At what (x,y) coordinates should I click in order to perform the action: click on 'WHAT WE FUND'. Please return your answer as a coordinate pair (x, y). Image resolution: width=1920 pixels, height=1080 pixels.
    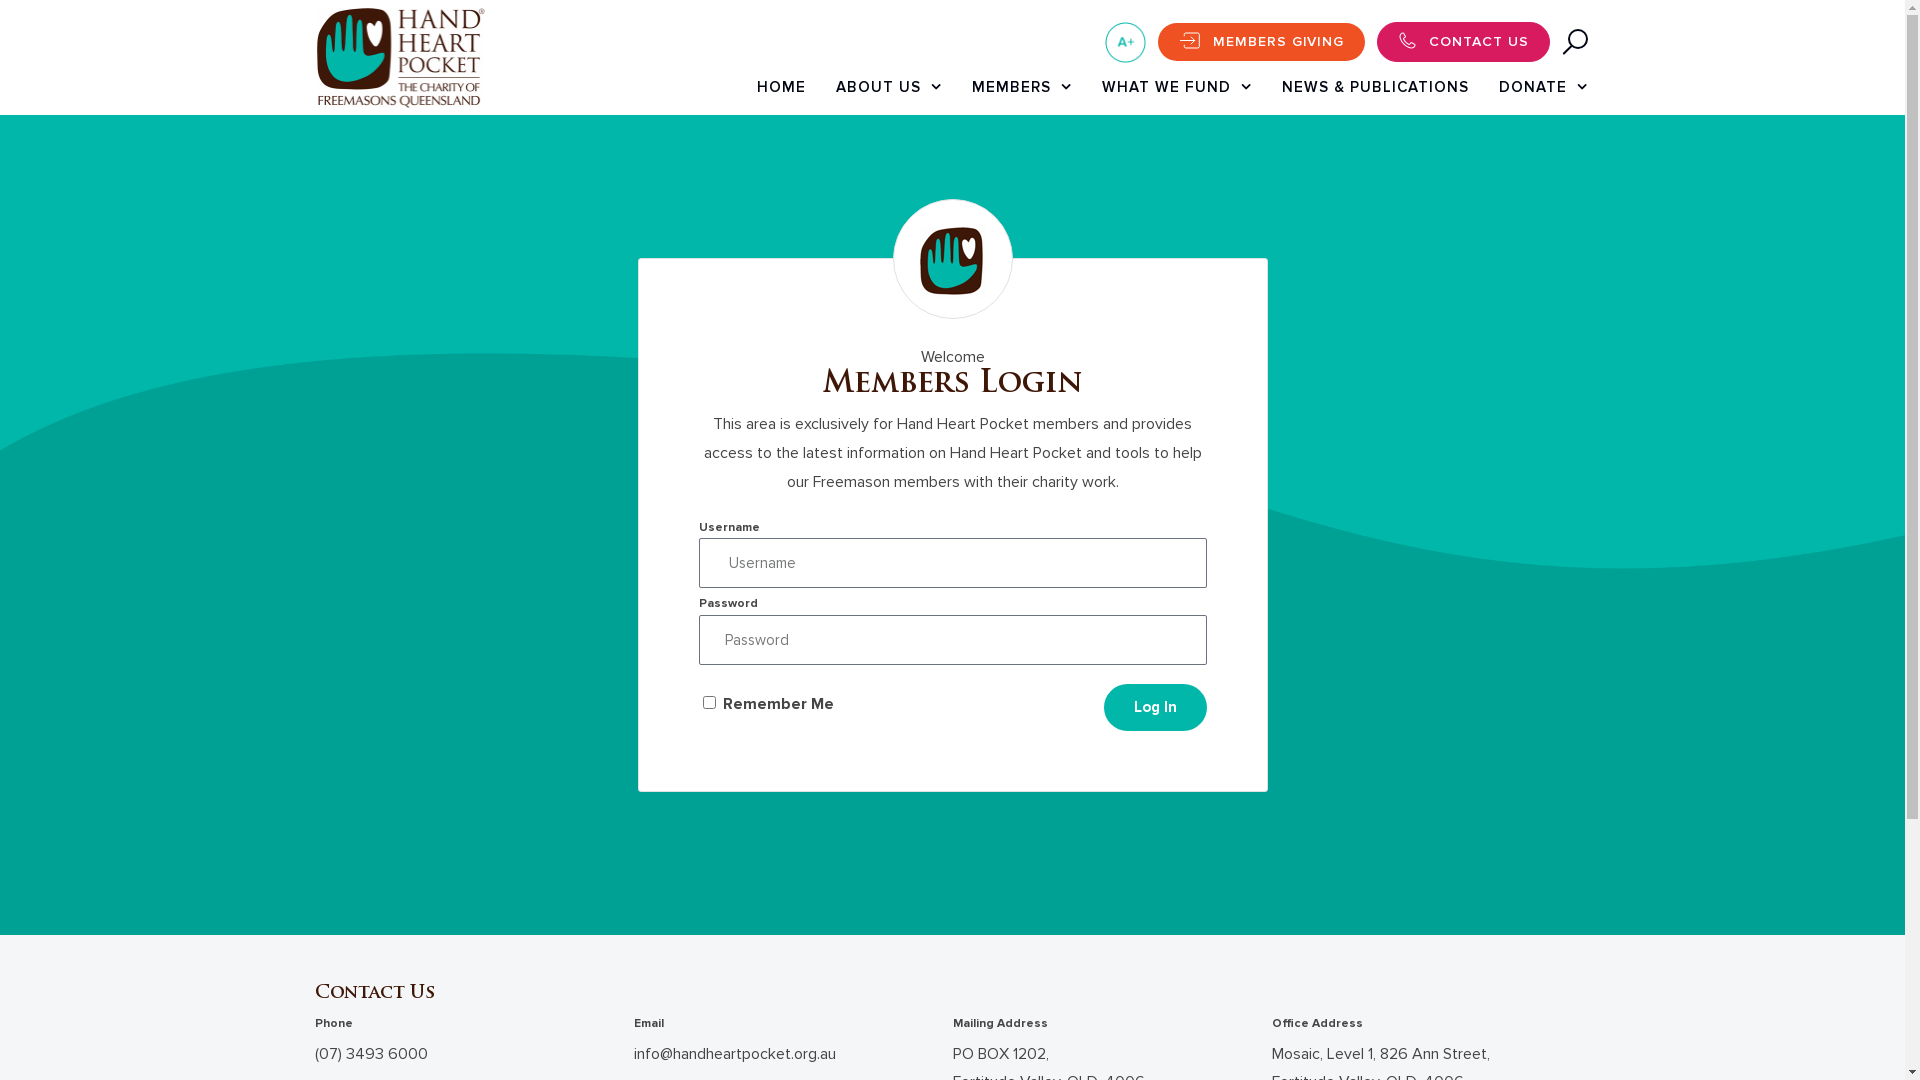
    Looking at the image, I should click on (1176, 92).